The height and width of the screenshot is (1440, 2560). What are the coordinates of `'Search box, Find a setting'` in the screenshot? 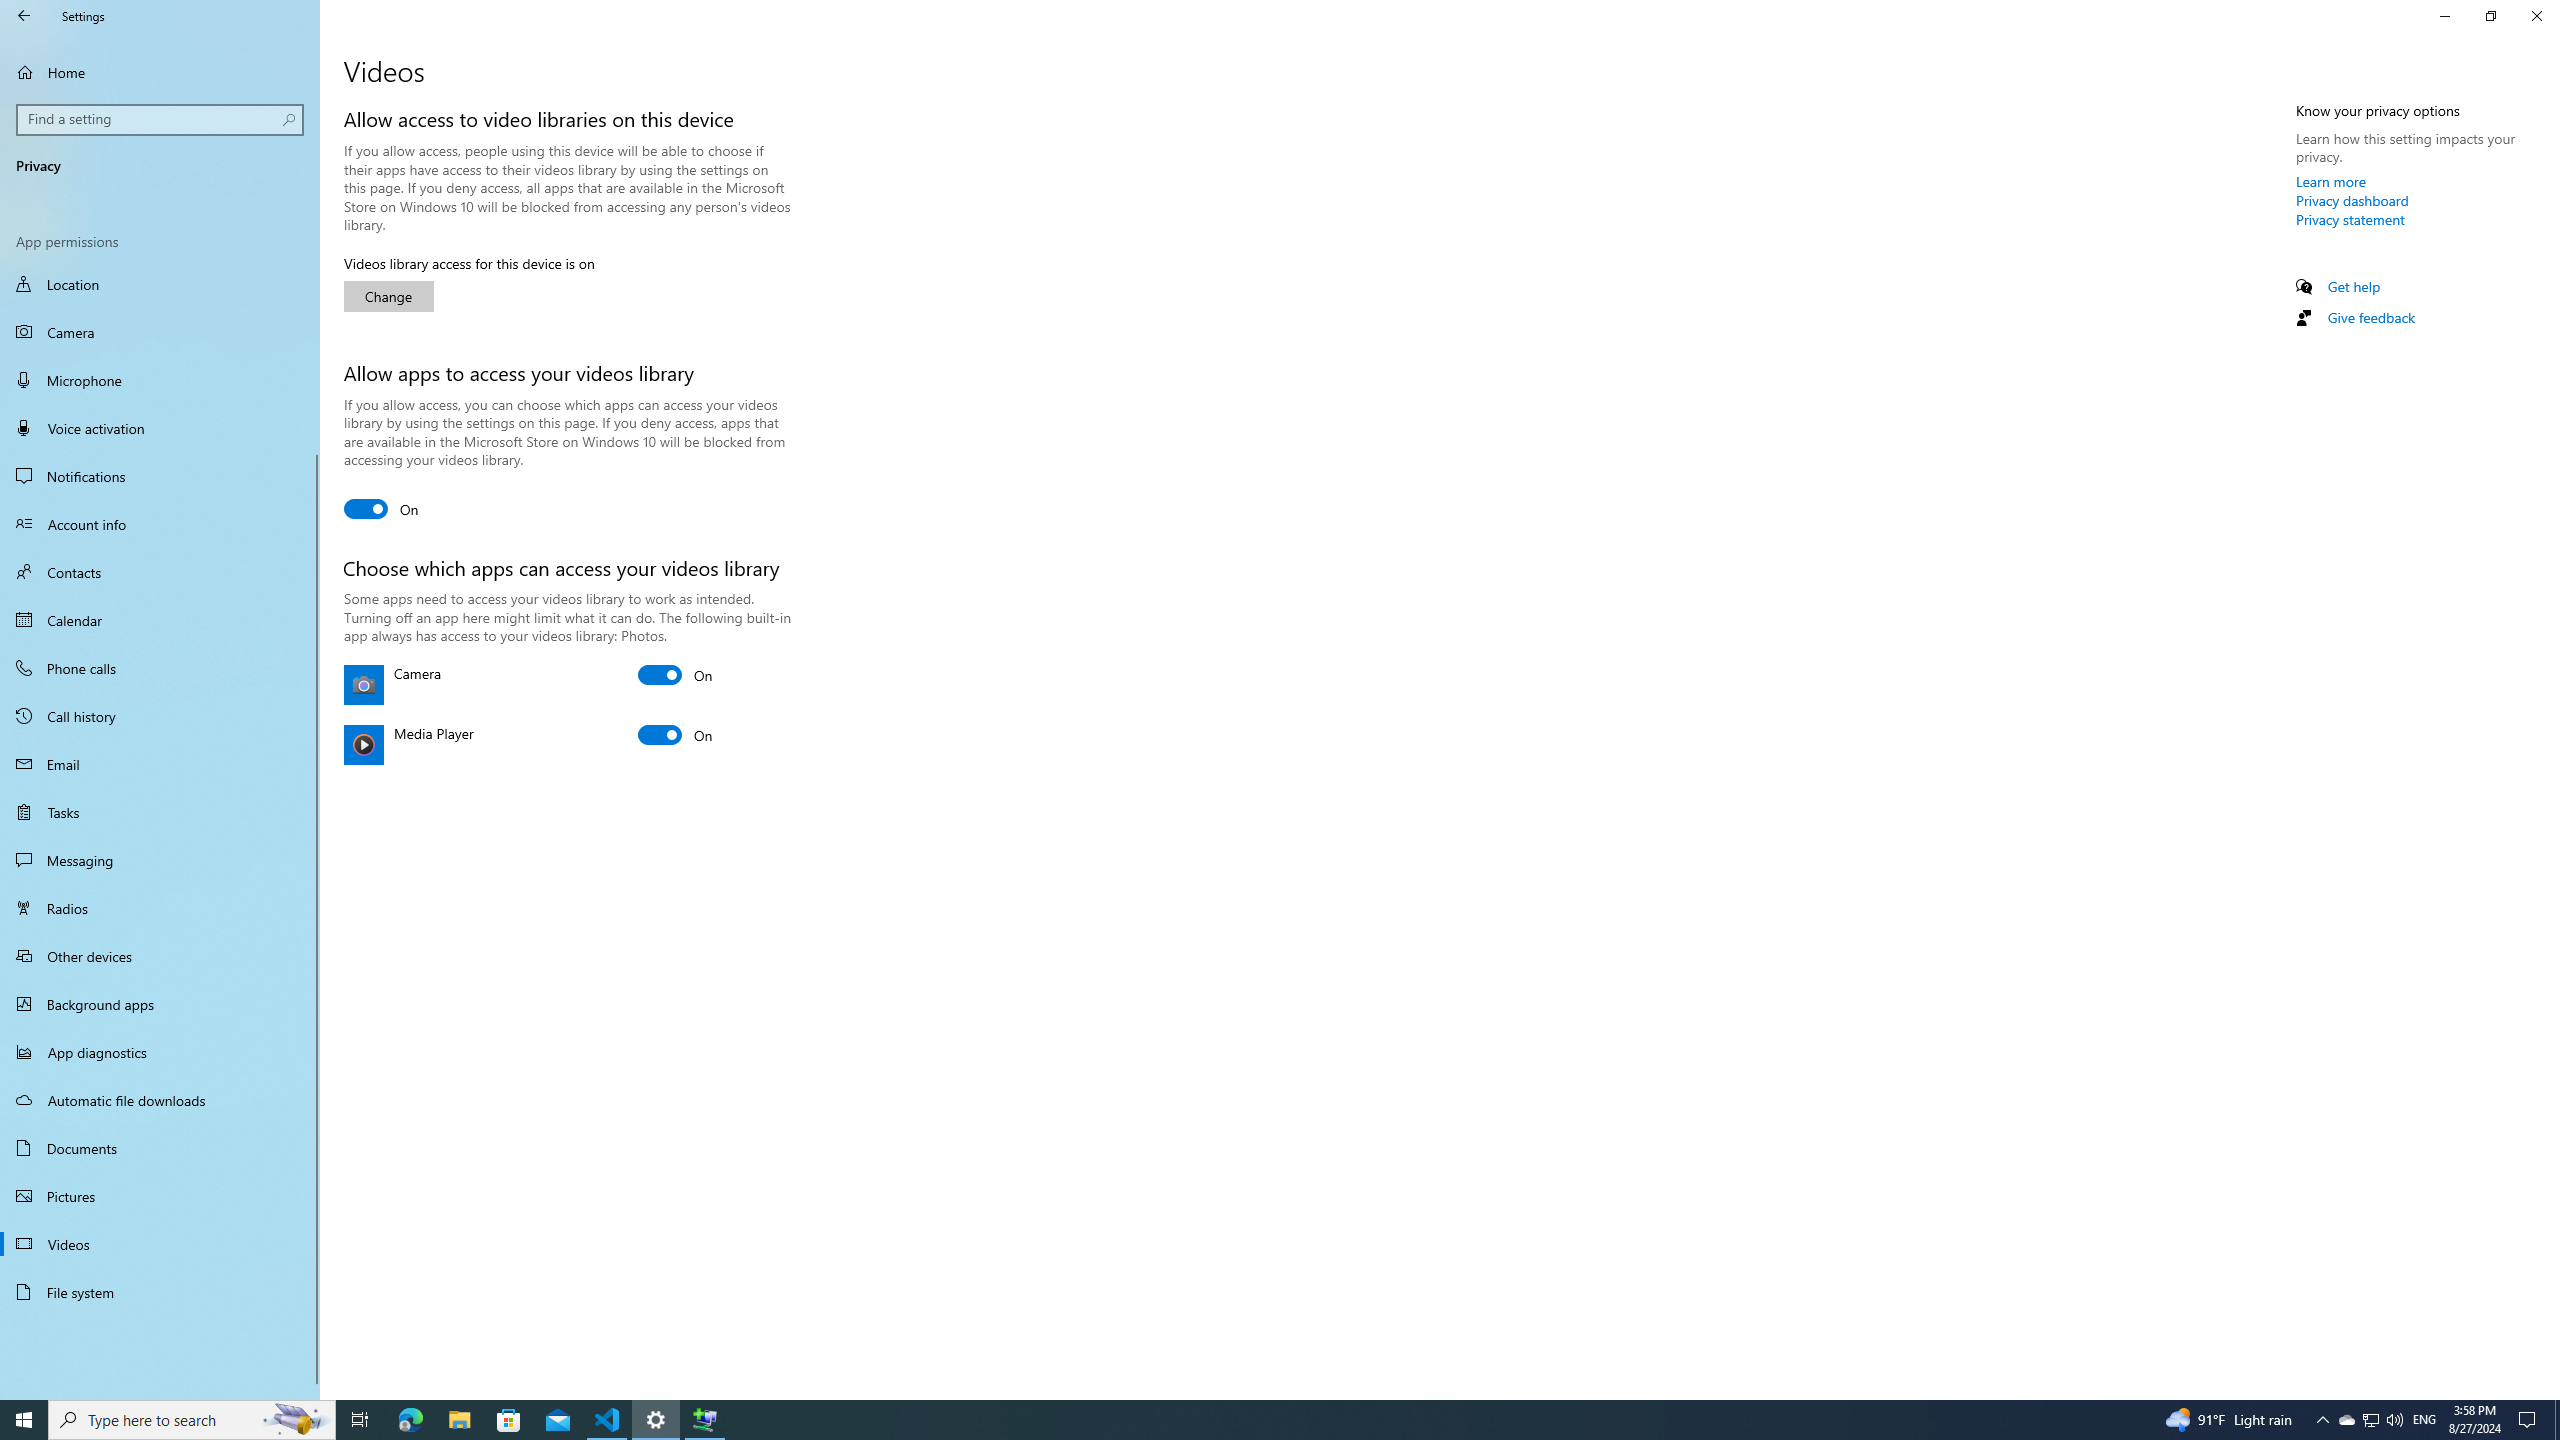 It's located at (160, 118).